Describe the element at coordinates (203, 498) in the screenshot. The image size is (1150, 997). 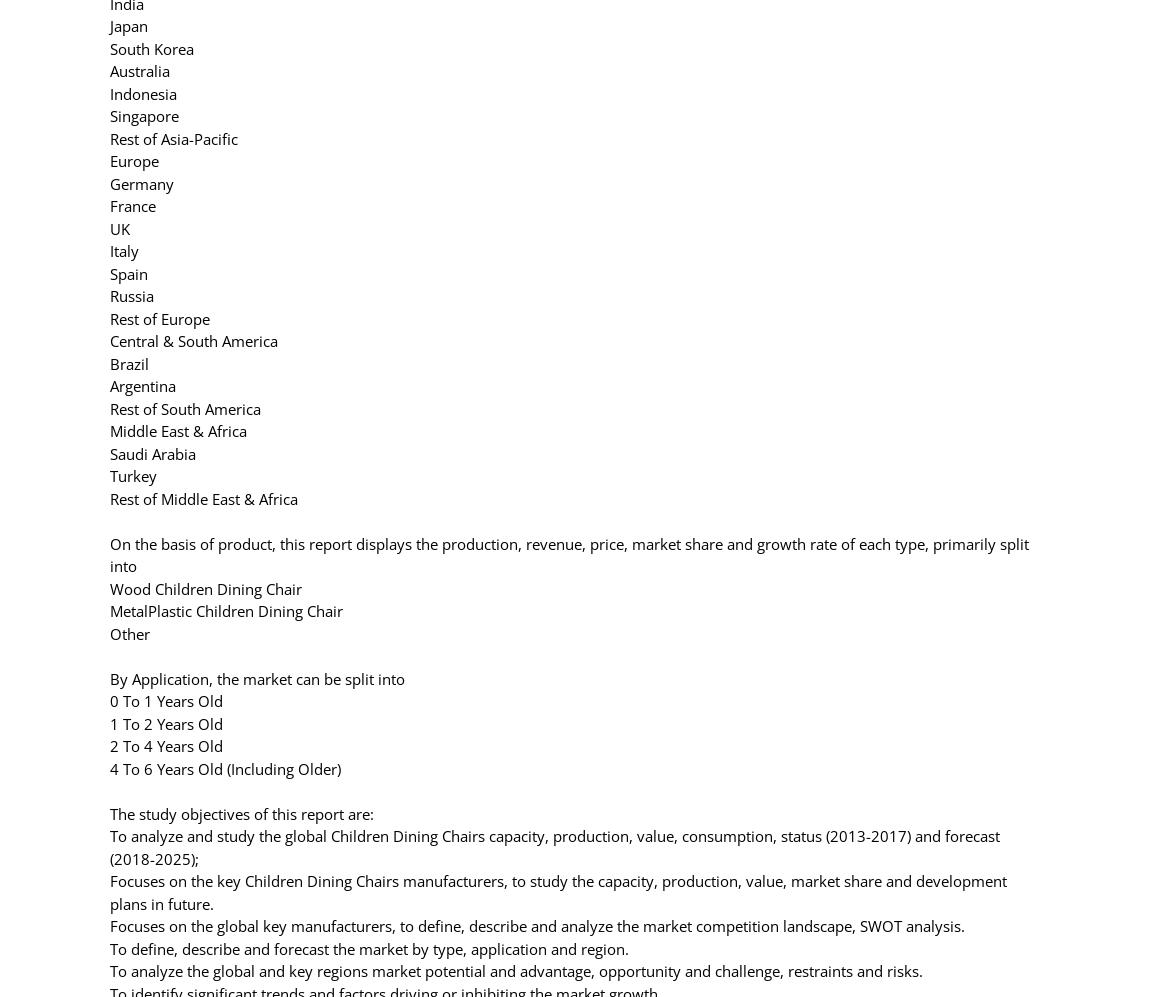
I see `'Rest of Middle East & Africa'` at that location.